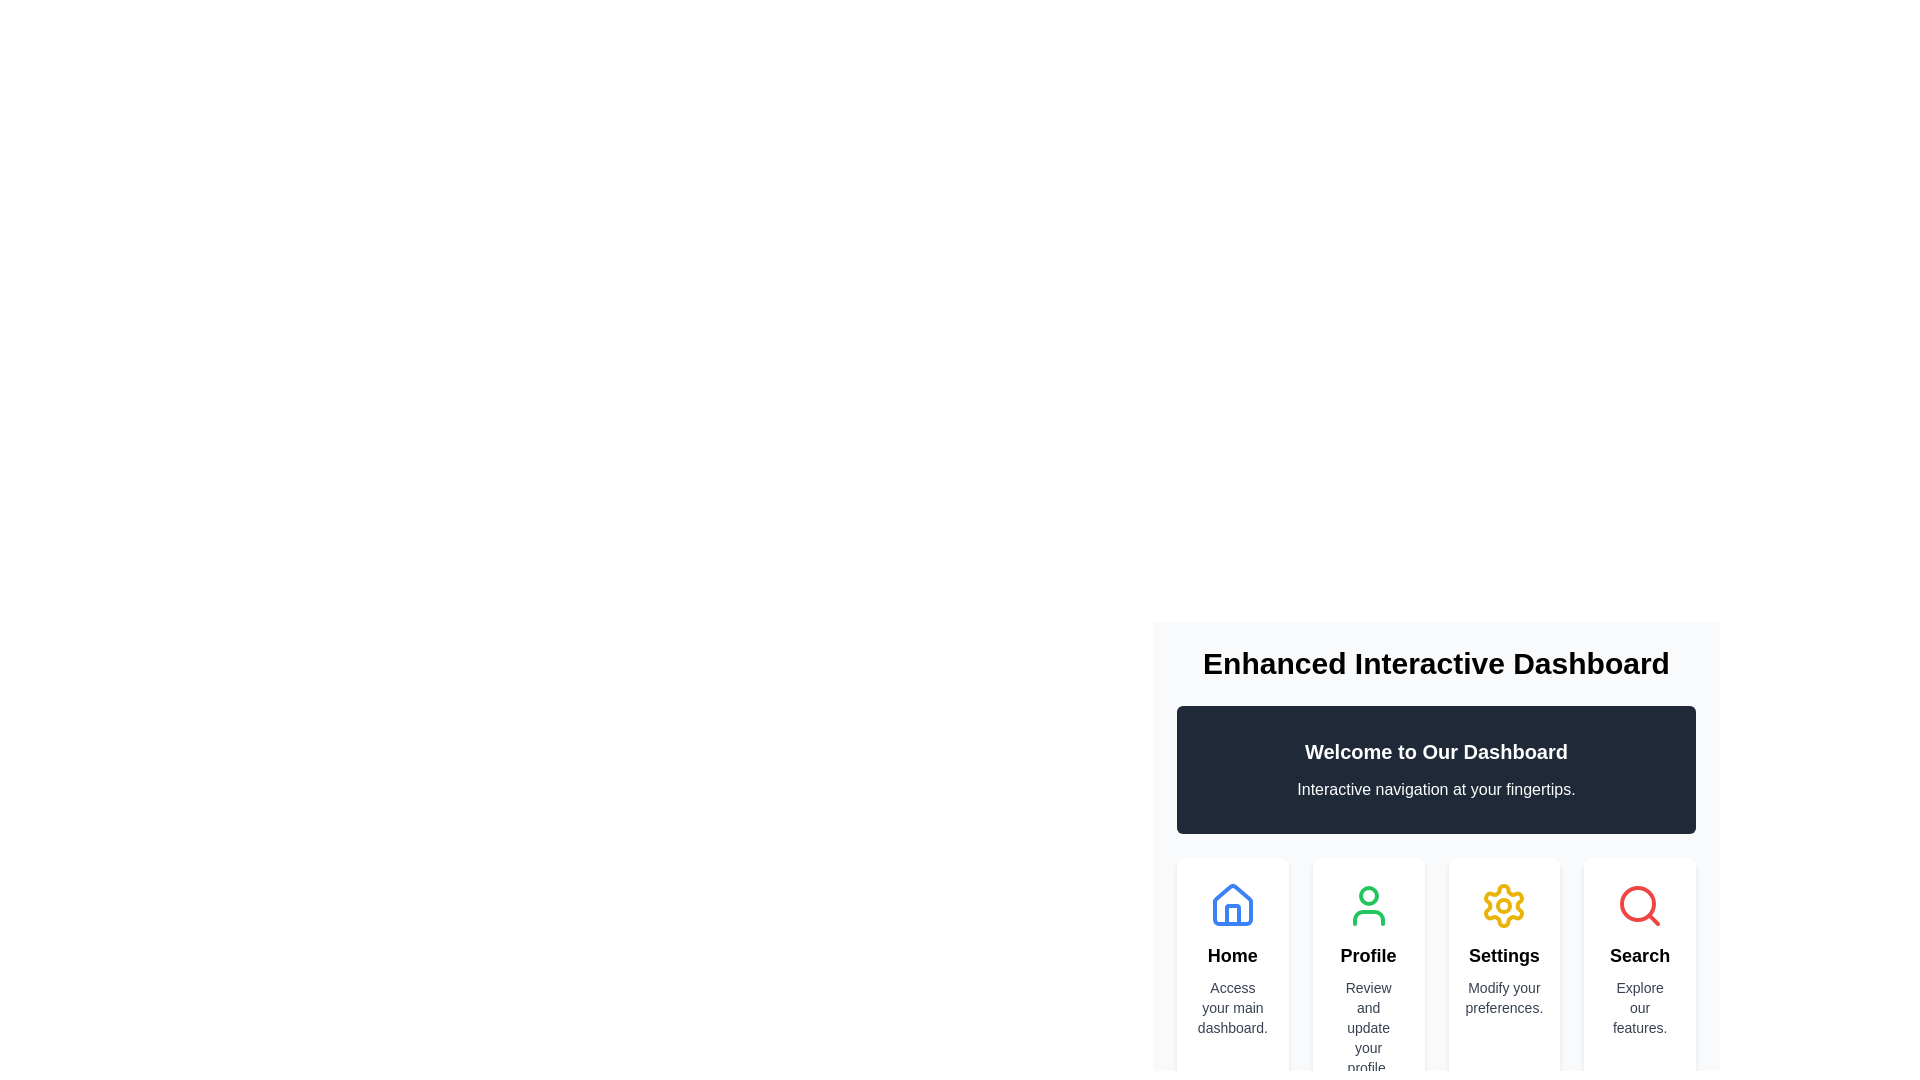  What do you see at coordinates (1231, 1007) in the screenshot?
I see `the text label that provides a short description about the 'Home' navigation feature, which is located beneath the 'Home' label and icon within the first card on the dashboard` at bounding box center [1231, 1007].